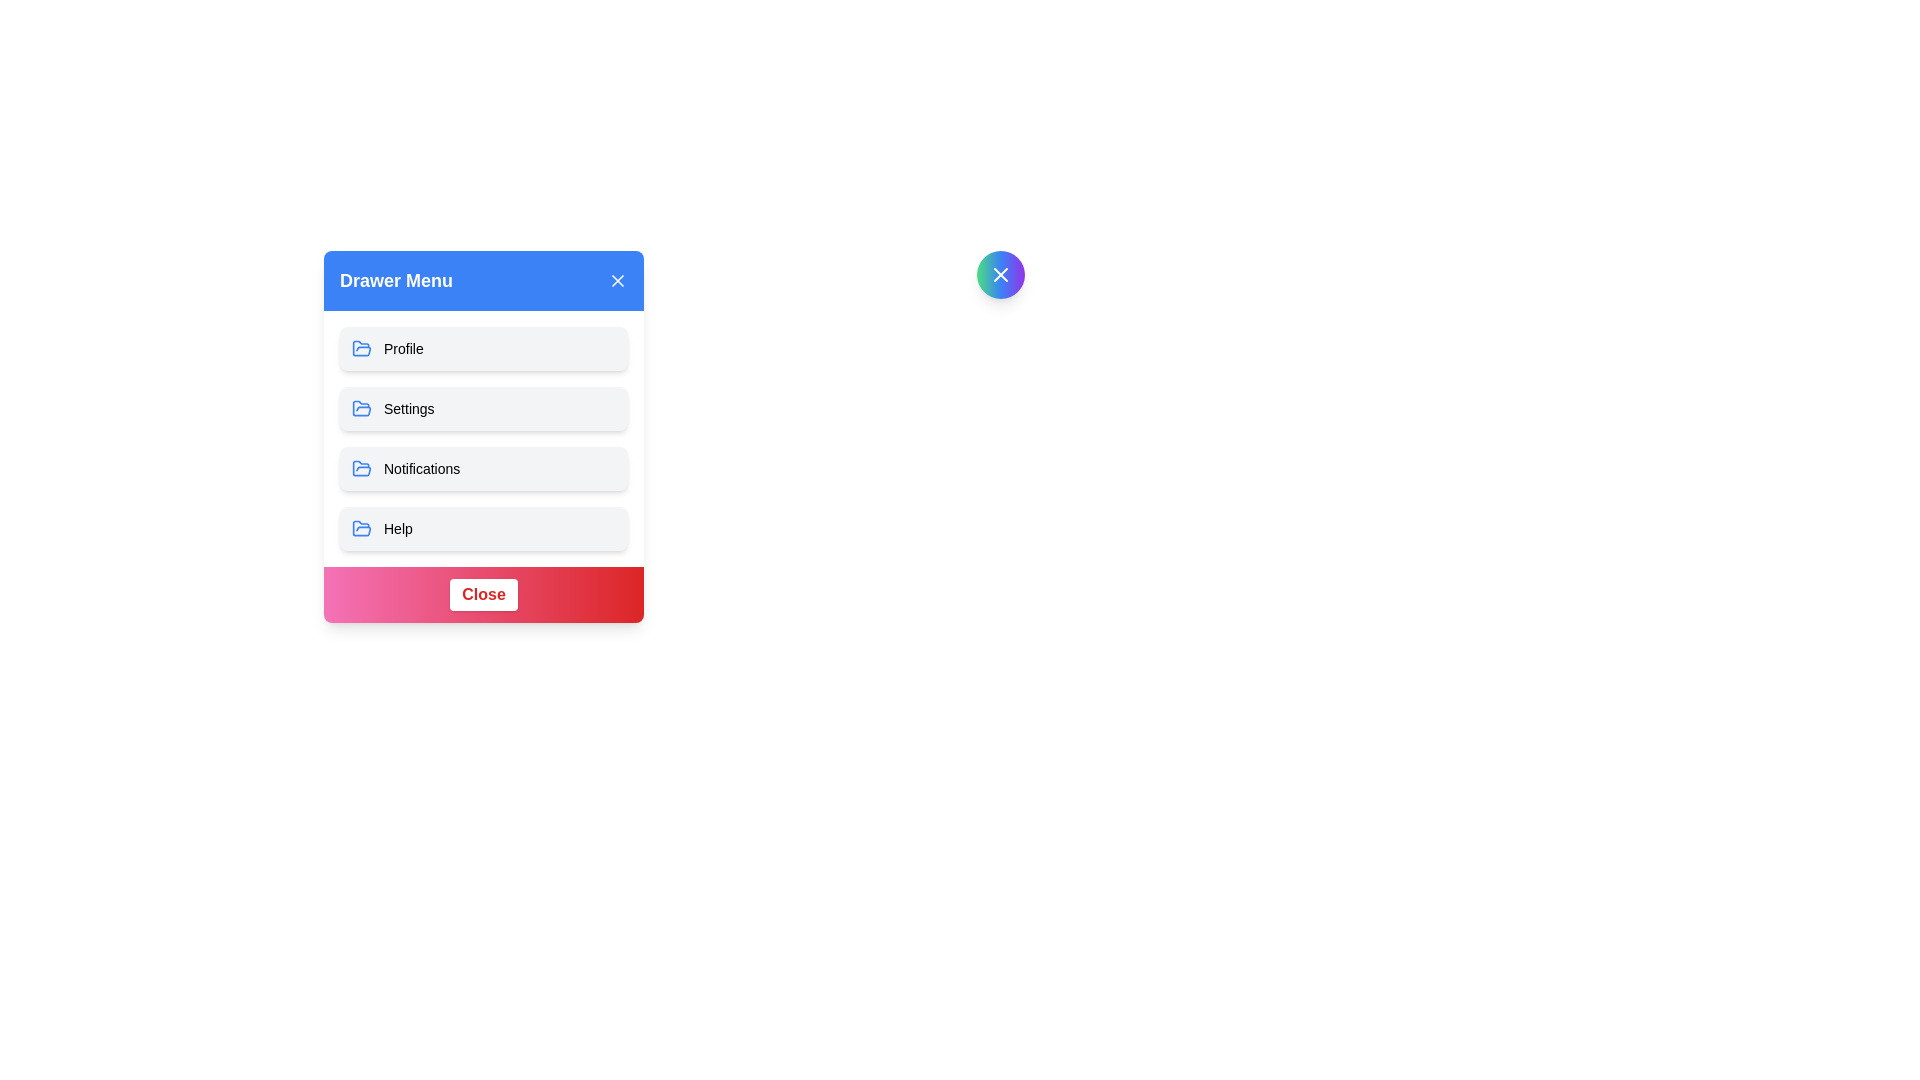  What do you see at coordinates (361, 469) in the screenshot?
I see `the blue folder icon located to the left of the 'Notifications' item in the drawer menu options` at bounding box center [361, 469].